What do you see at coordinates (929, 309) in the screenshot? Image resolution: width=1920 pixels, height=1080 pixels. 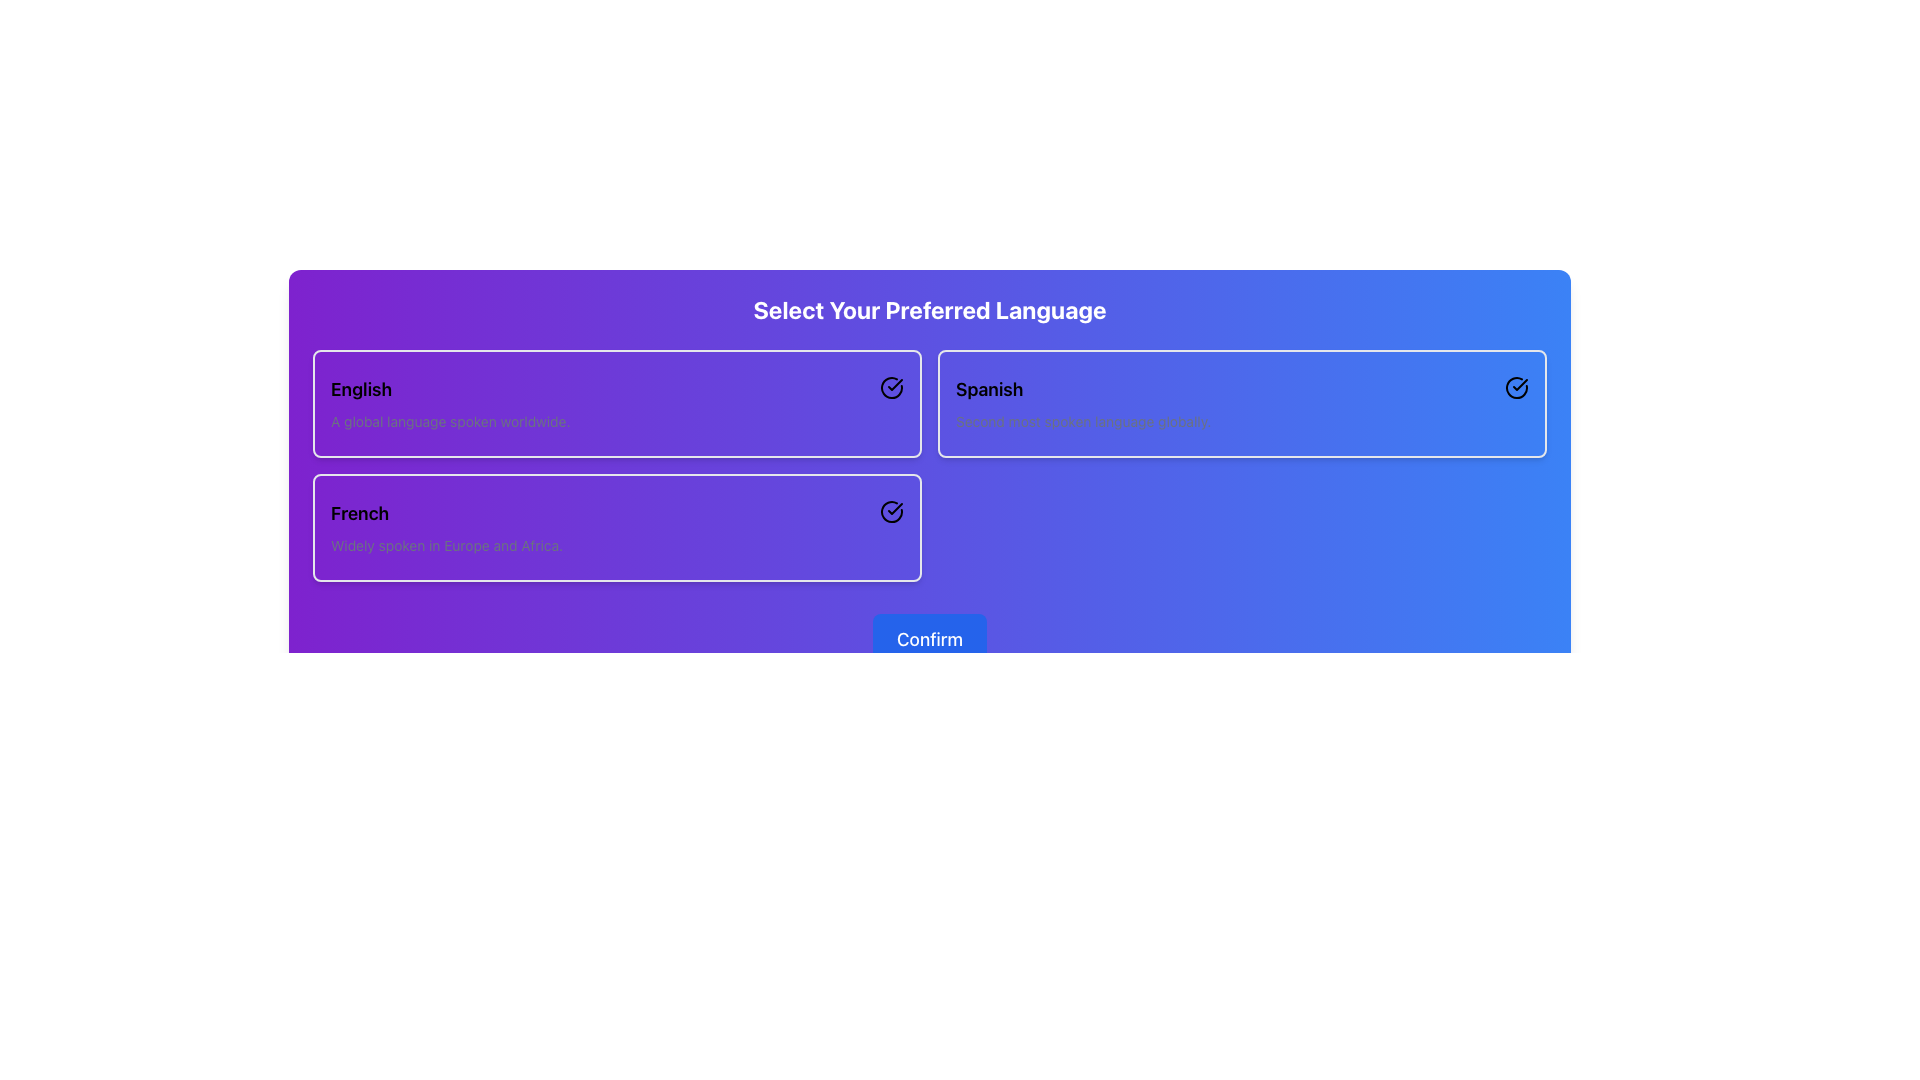 I see `the prominent text label that displays the message 'Select Your Preferred Language', which is bold, large, and white, centered within a gradient blue to purple background` at bounding box center [929, 309].